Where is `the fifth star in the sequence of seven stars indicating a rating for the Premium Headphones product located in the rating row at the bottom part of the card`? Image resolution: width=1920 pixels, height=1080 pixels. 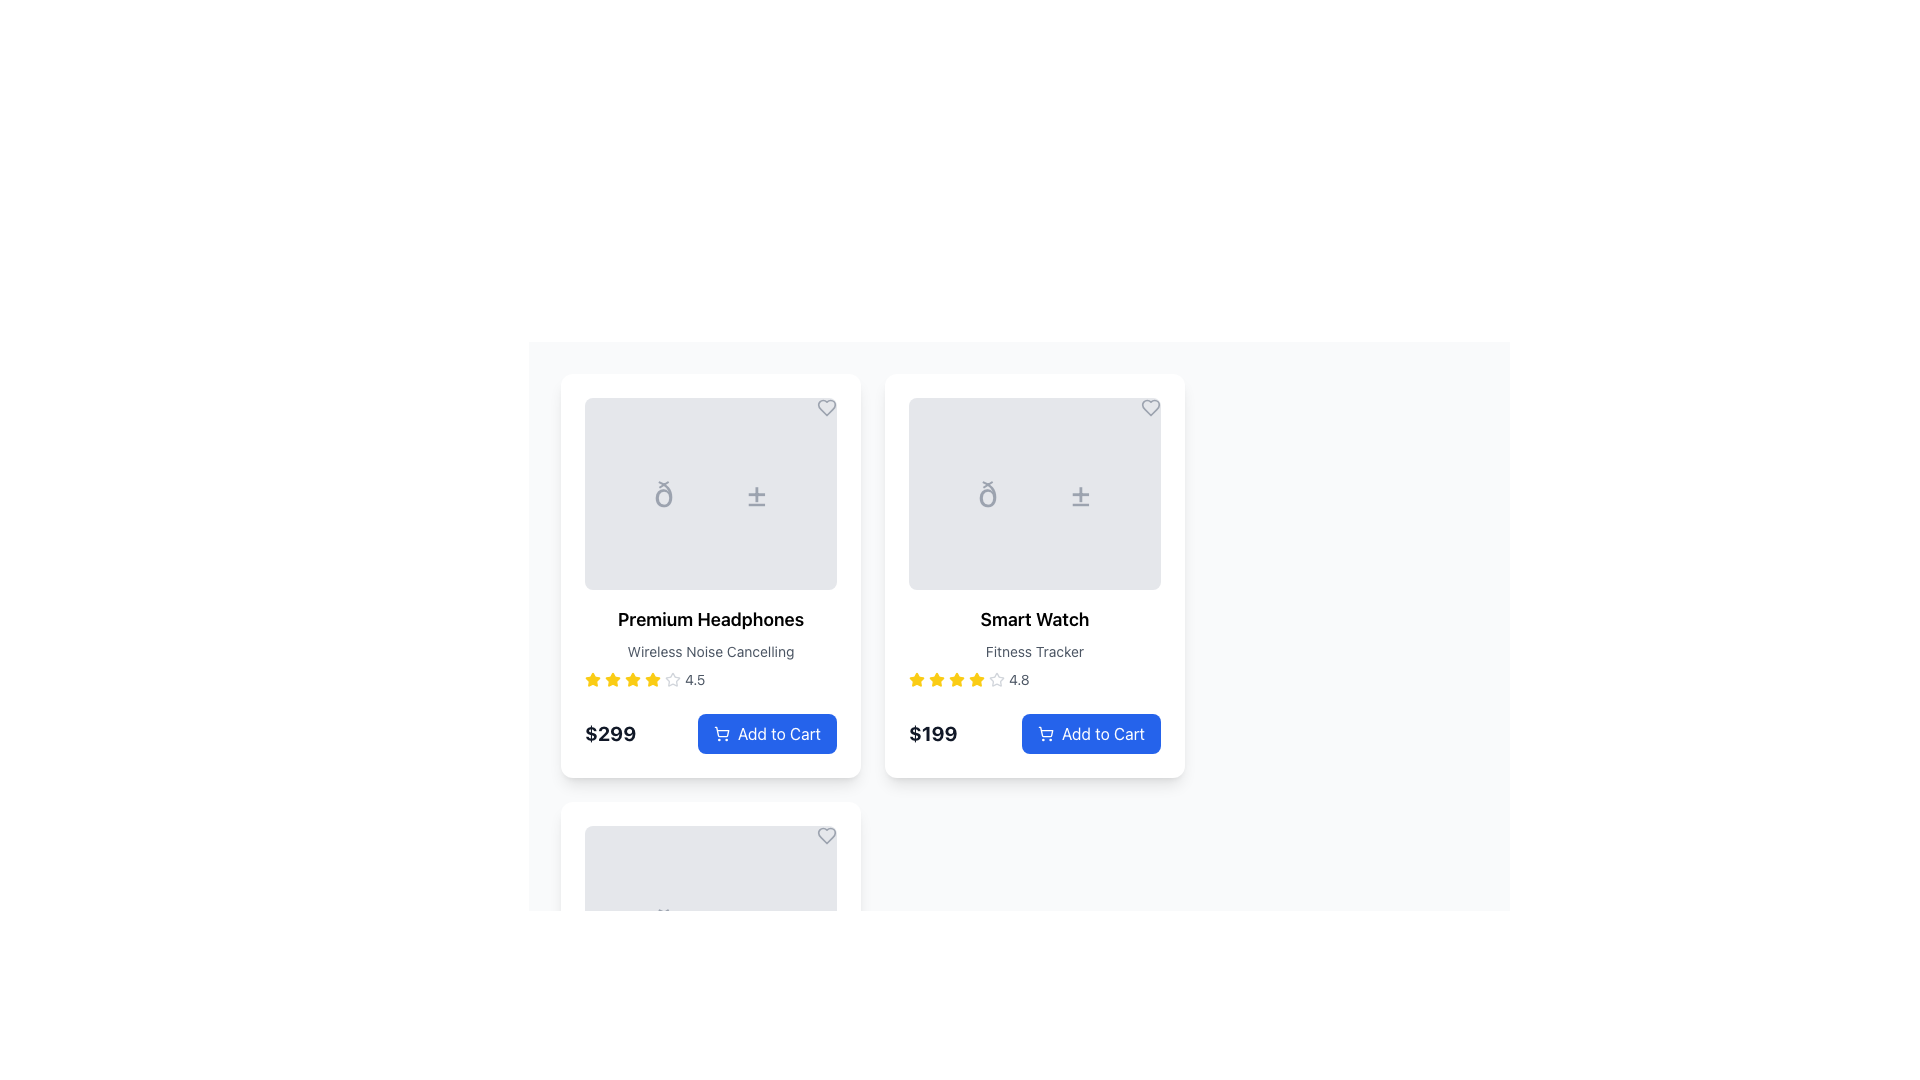 the fifth star in the sequence of seven stars indicating a rating for the Premium Headphones product located in the rating row at the bottom part of the card is located at coordinates (632, 678).